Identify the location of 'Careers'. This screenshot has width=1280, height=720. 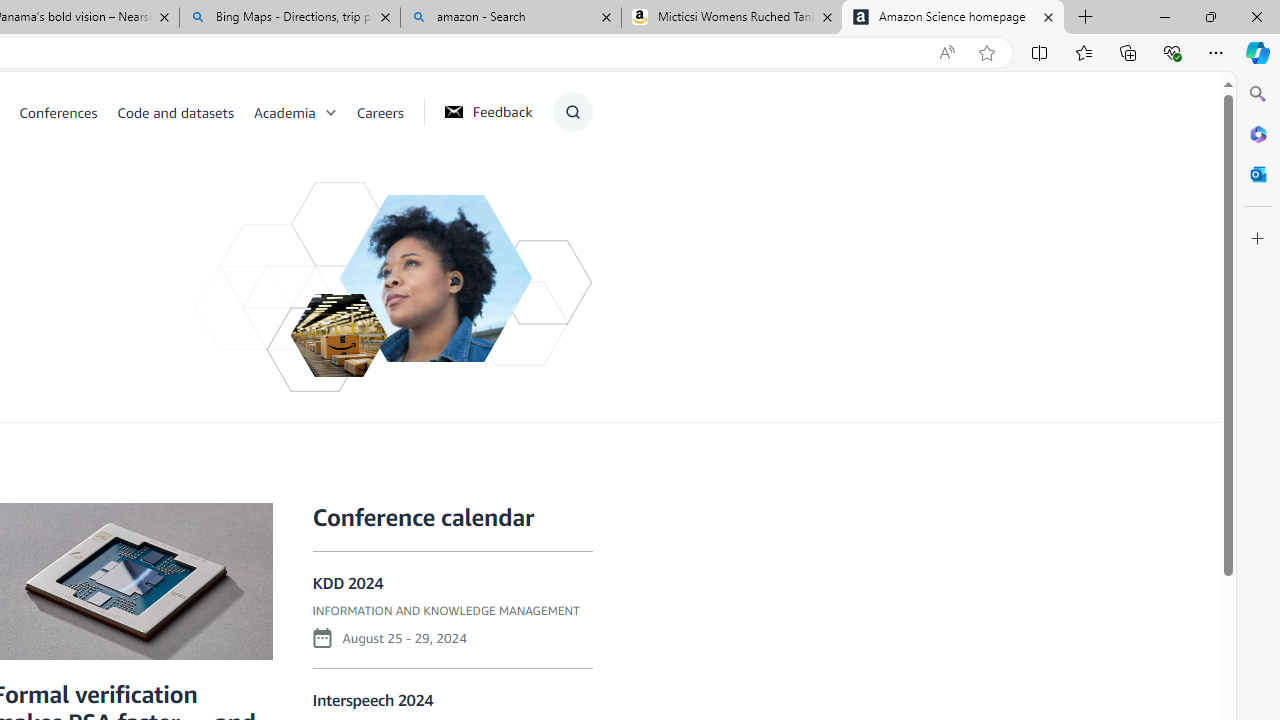
(380, 111).